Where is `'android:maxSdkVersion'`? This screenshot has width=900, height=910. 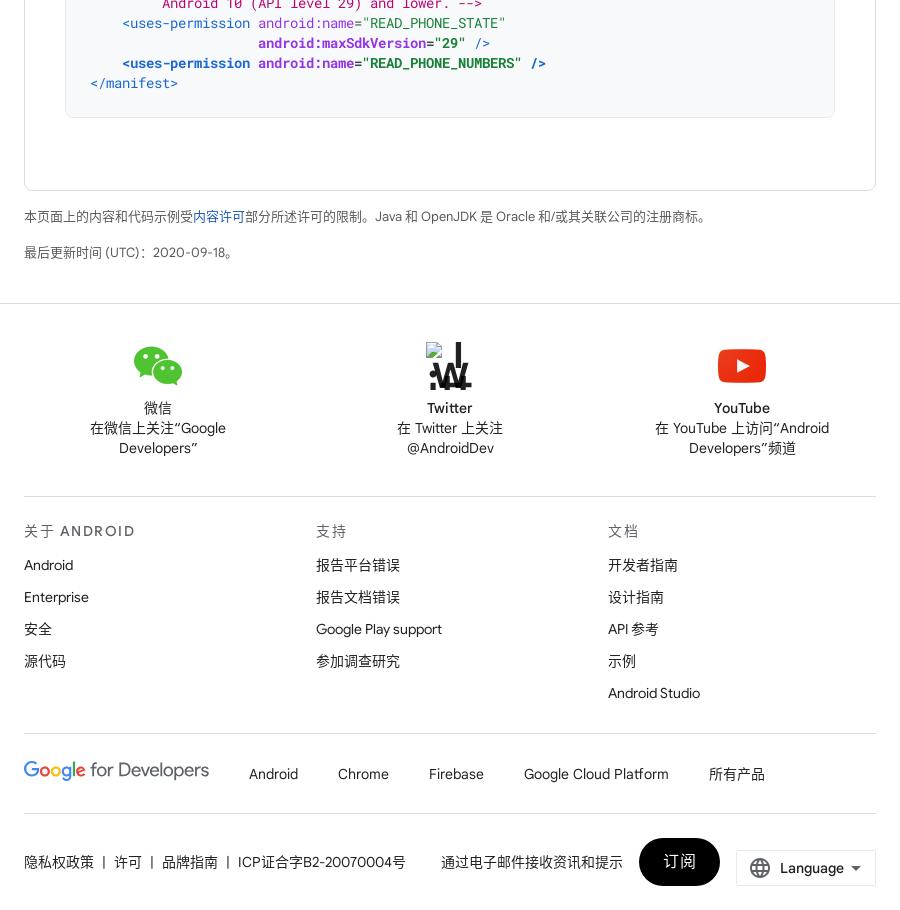
'android:maxSdkVersion' is located at coordinates (257, 42).